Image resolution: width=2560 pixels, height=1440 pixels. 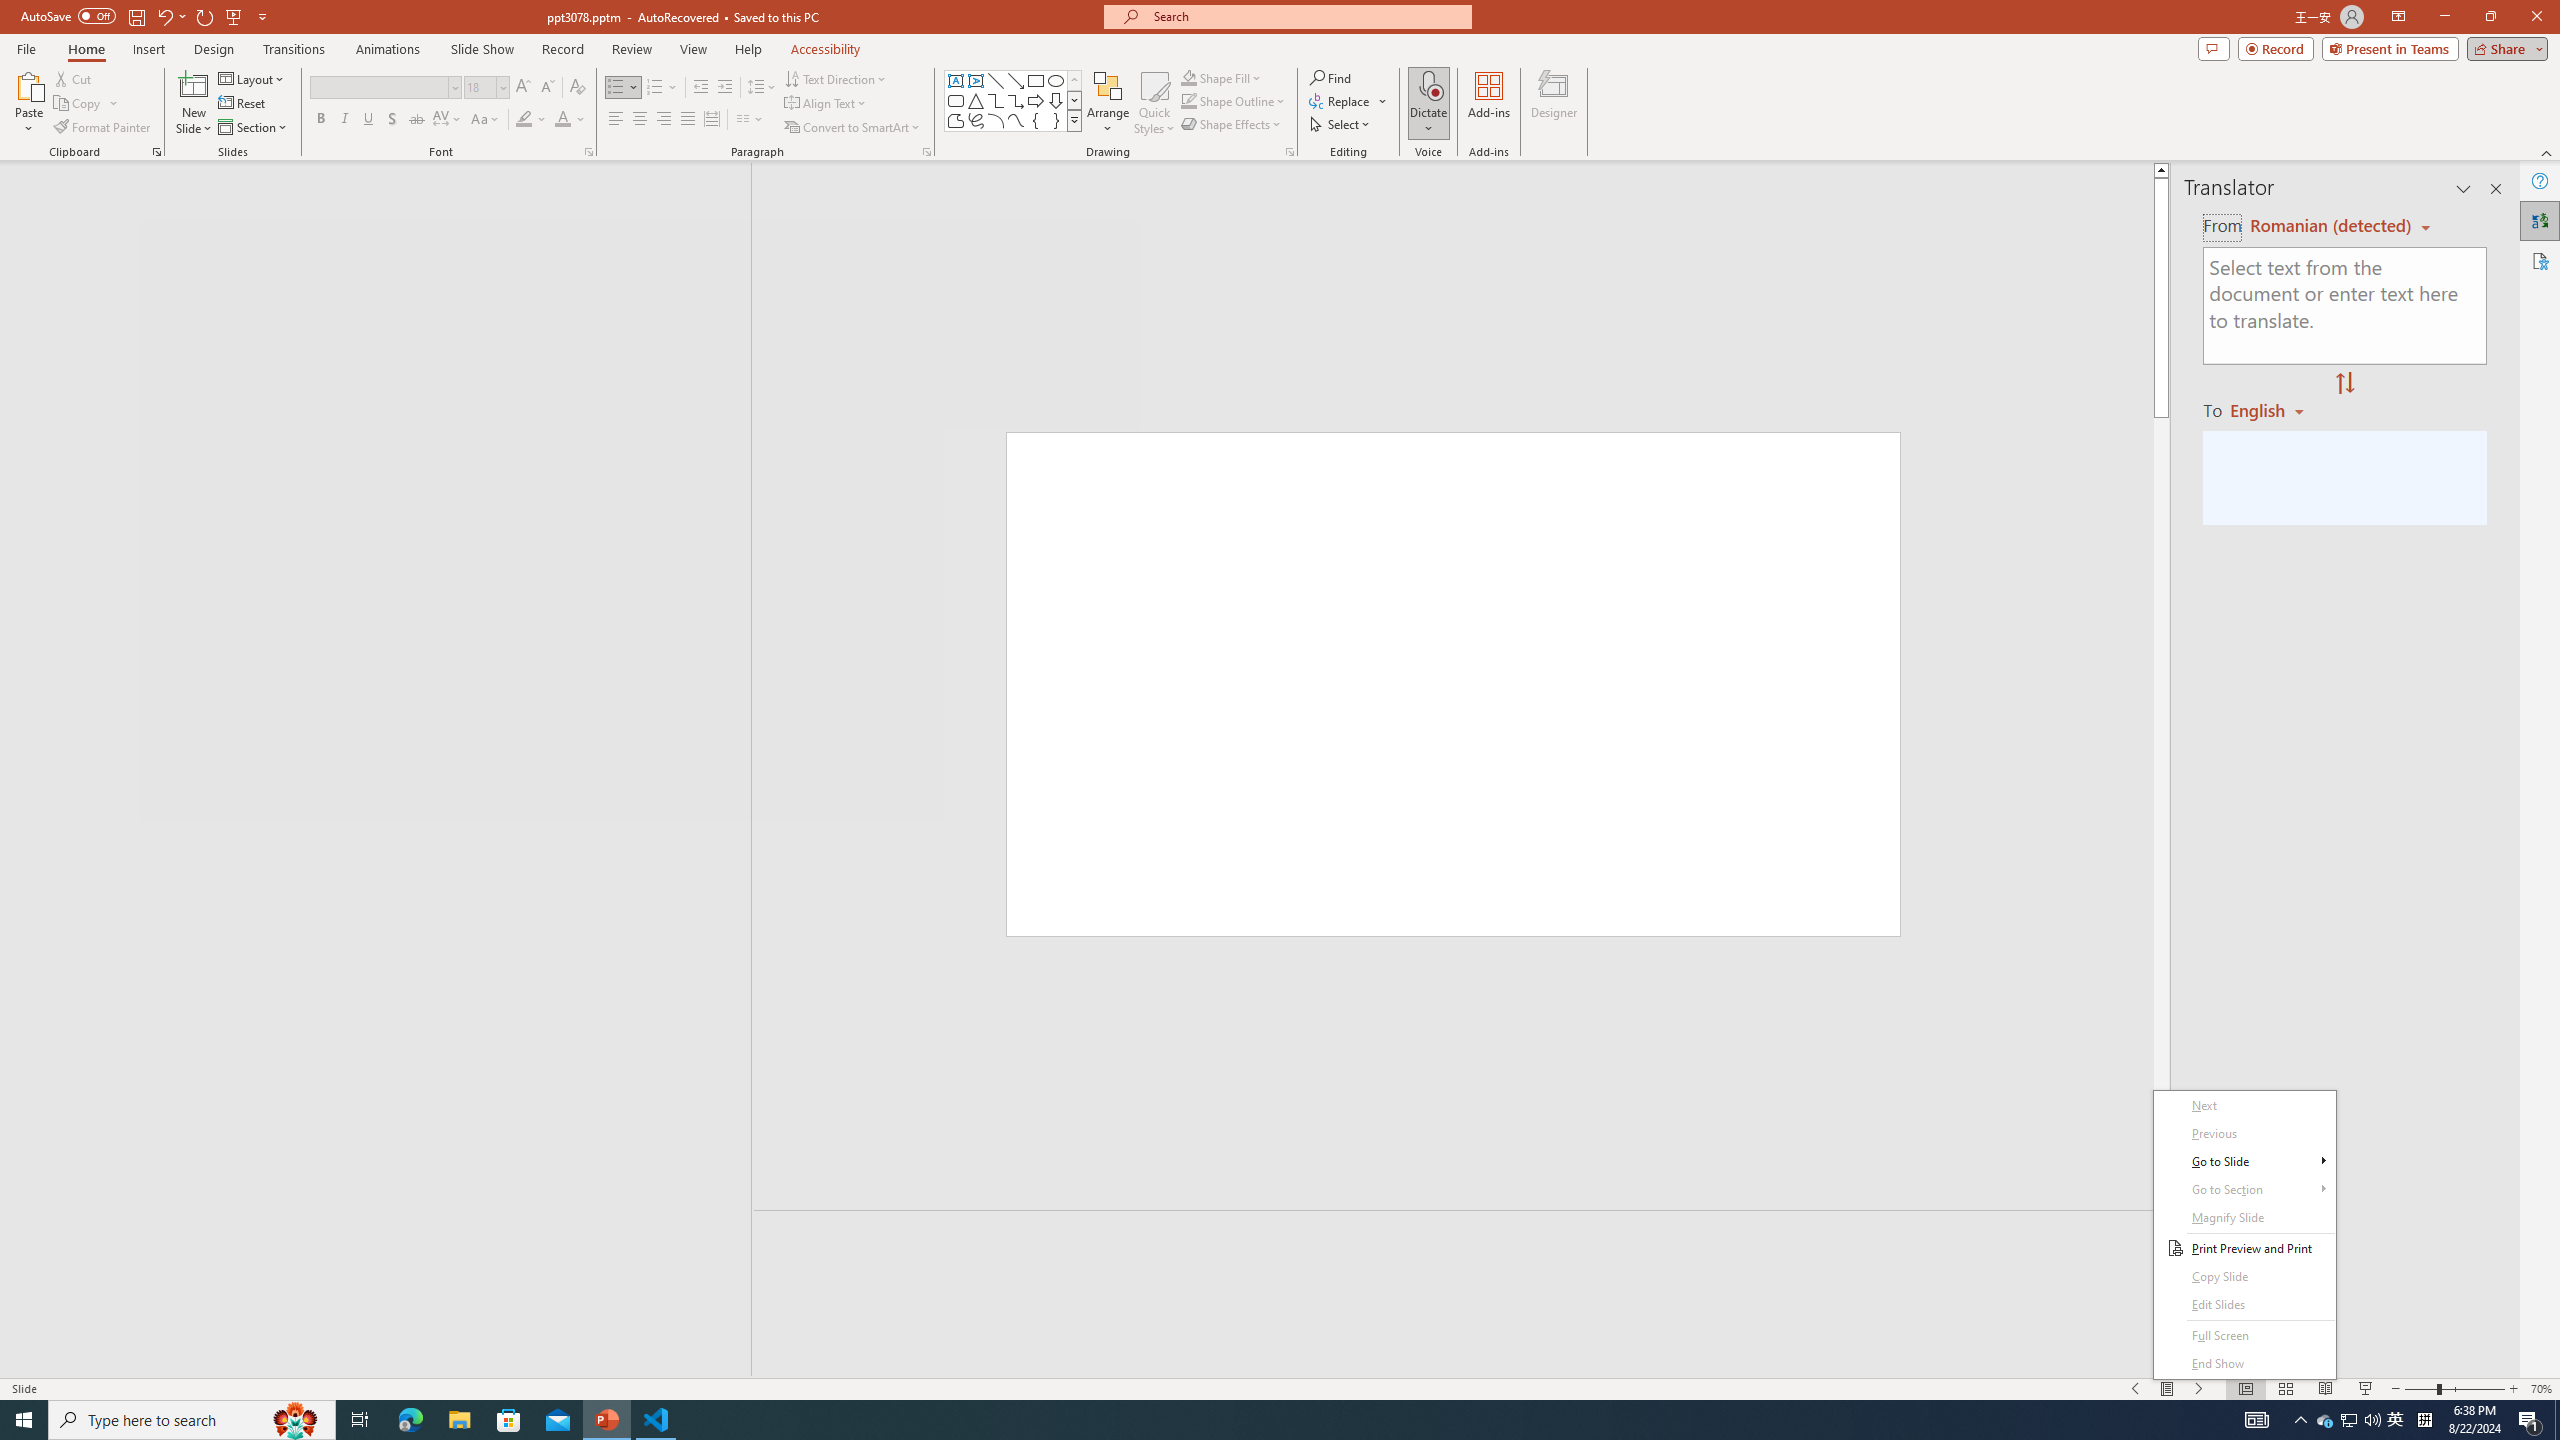 I want to click on 'Print Preview and Print', so click(x=2245, y=1248).